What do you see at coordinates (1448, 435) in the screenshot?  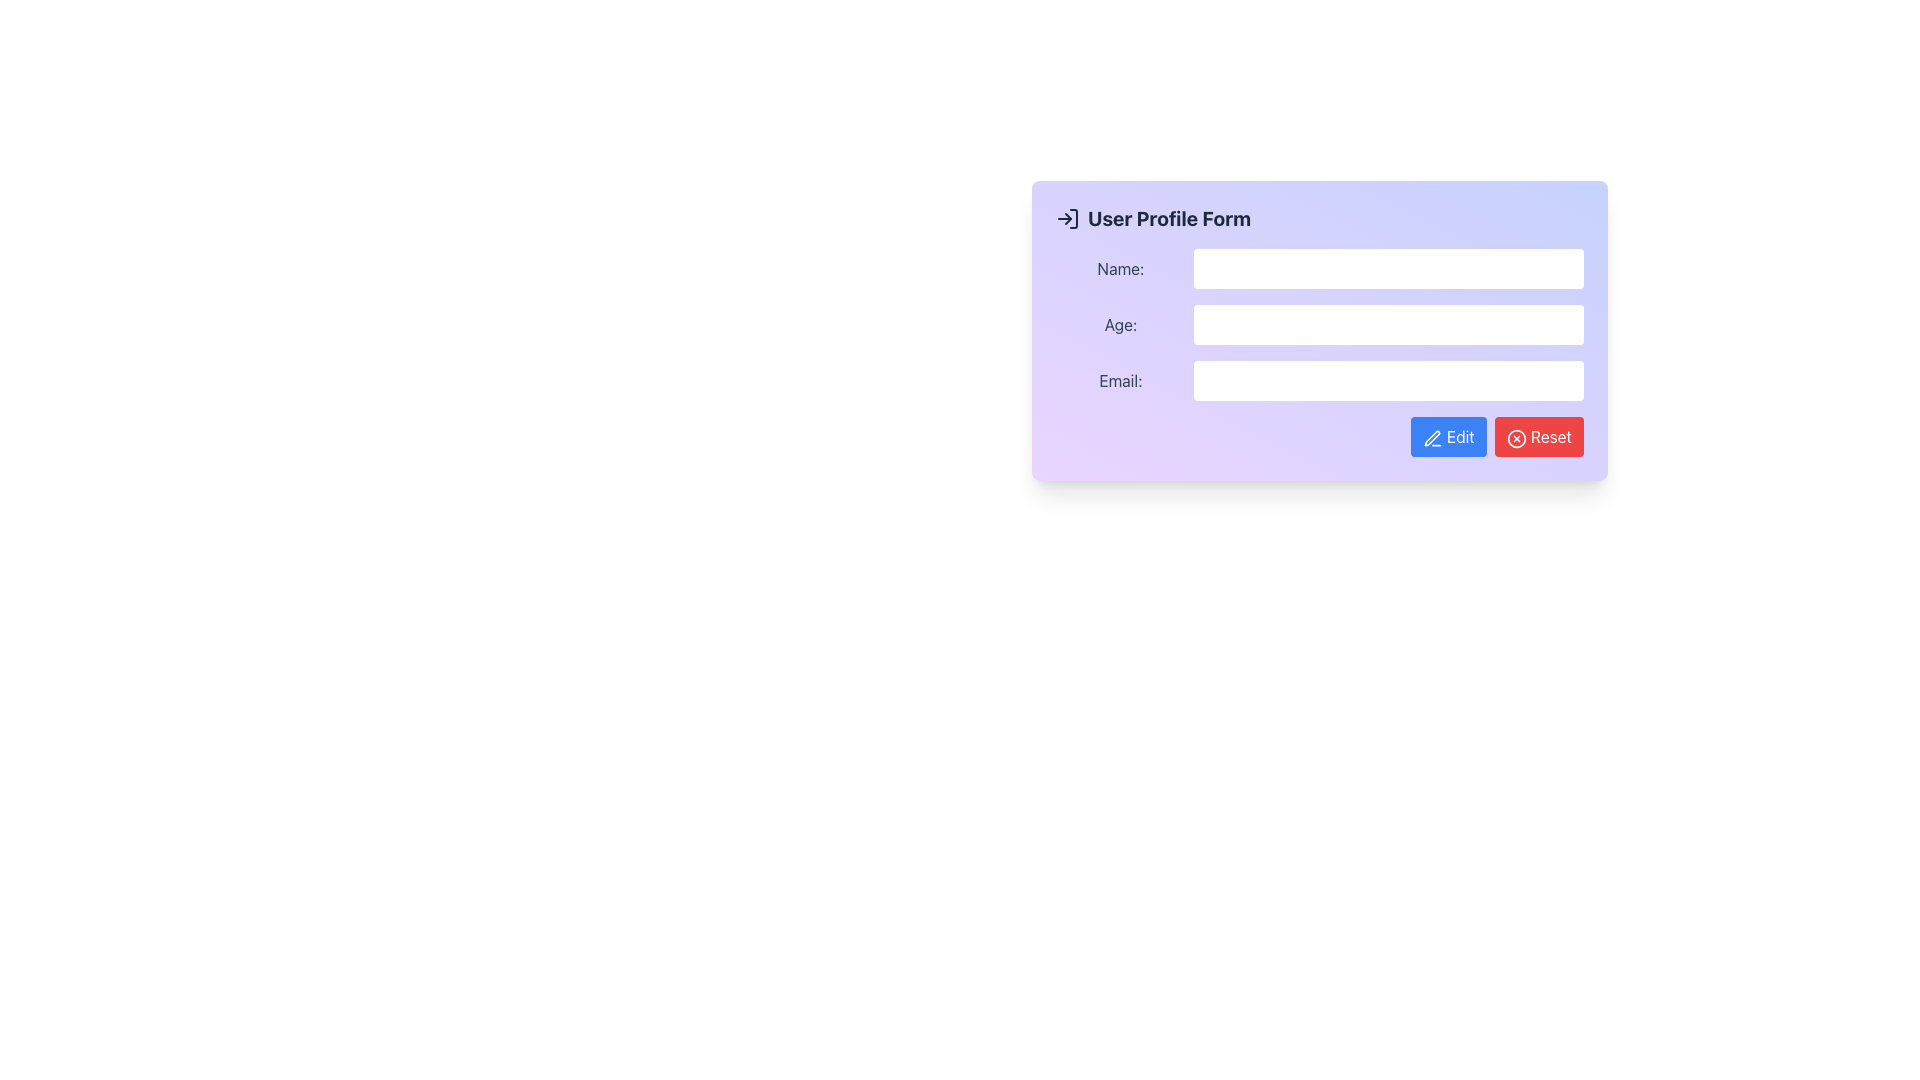 I see `the blue rounded rectangular button labeled 'Edit' with a white pen icon to initiate editing` at bounding box center [1448, 435].